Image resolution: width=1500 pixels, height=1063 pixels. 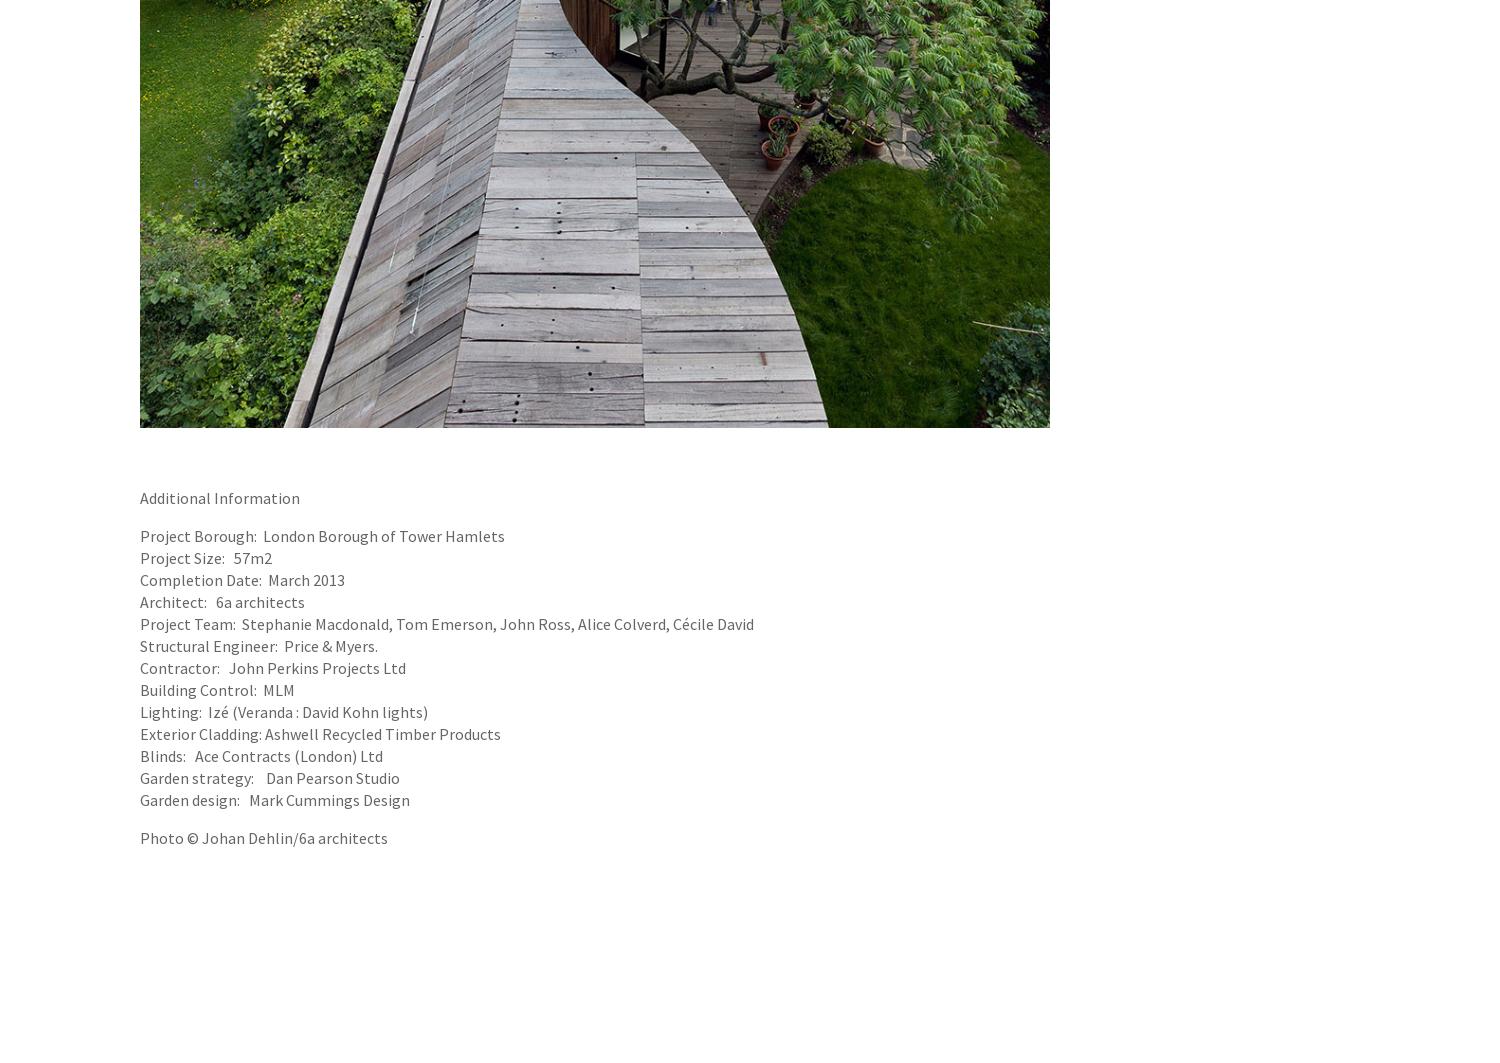 I want to click on 'Garden strategy:    Dan Pearson Studio', so click(x=271, y=777).